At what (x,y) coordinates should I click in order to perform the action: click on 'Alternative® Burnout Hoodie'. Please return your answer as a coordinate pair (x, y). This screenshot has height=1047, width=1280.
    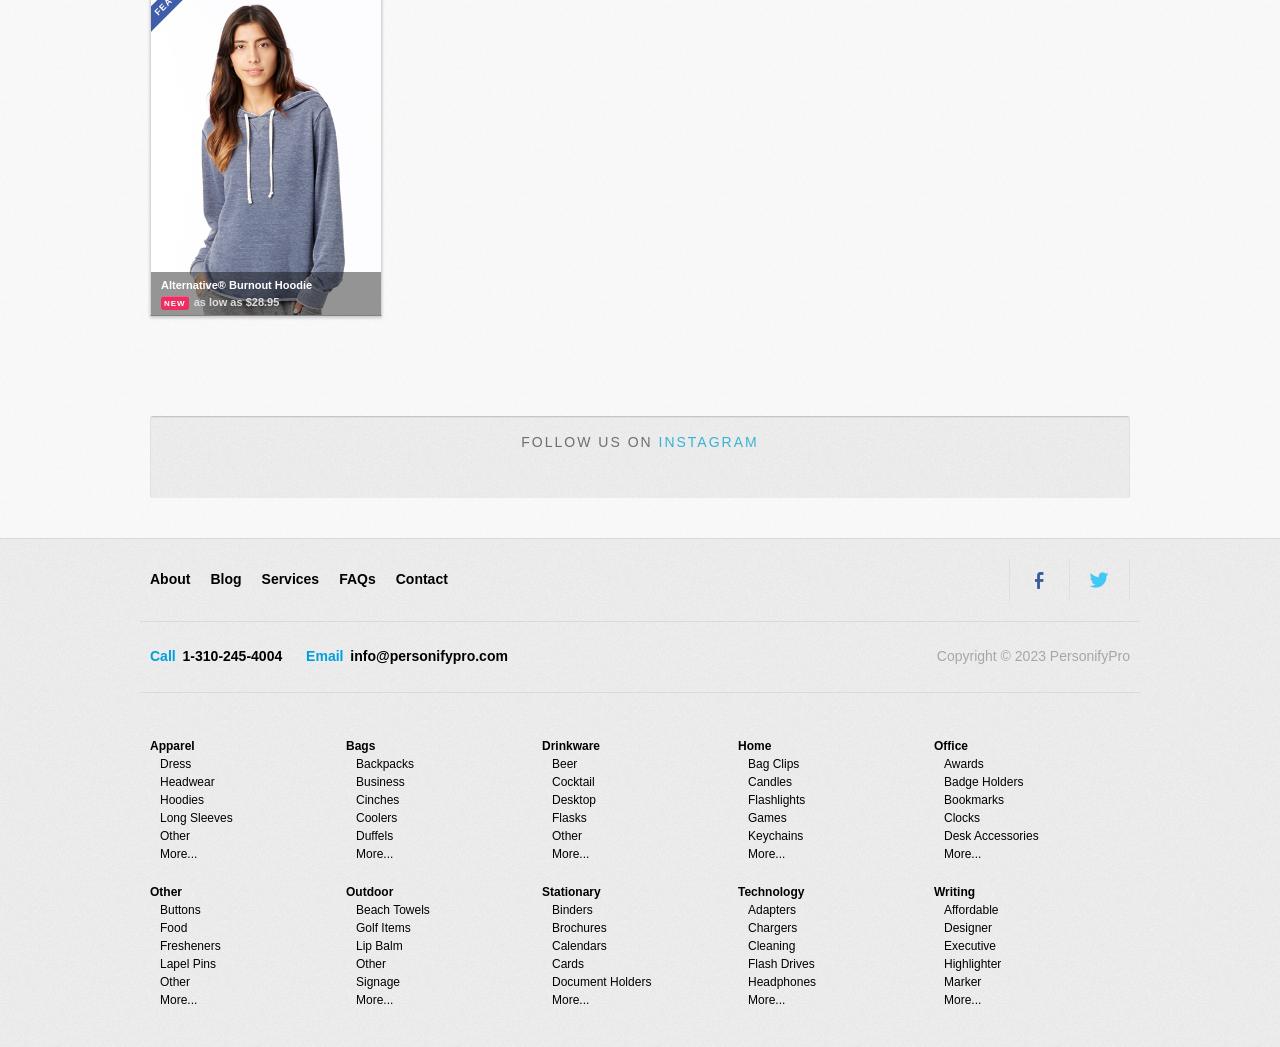
    Looking at the image, I should click on (236, 284).